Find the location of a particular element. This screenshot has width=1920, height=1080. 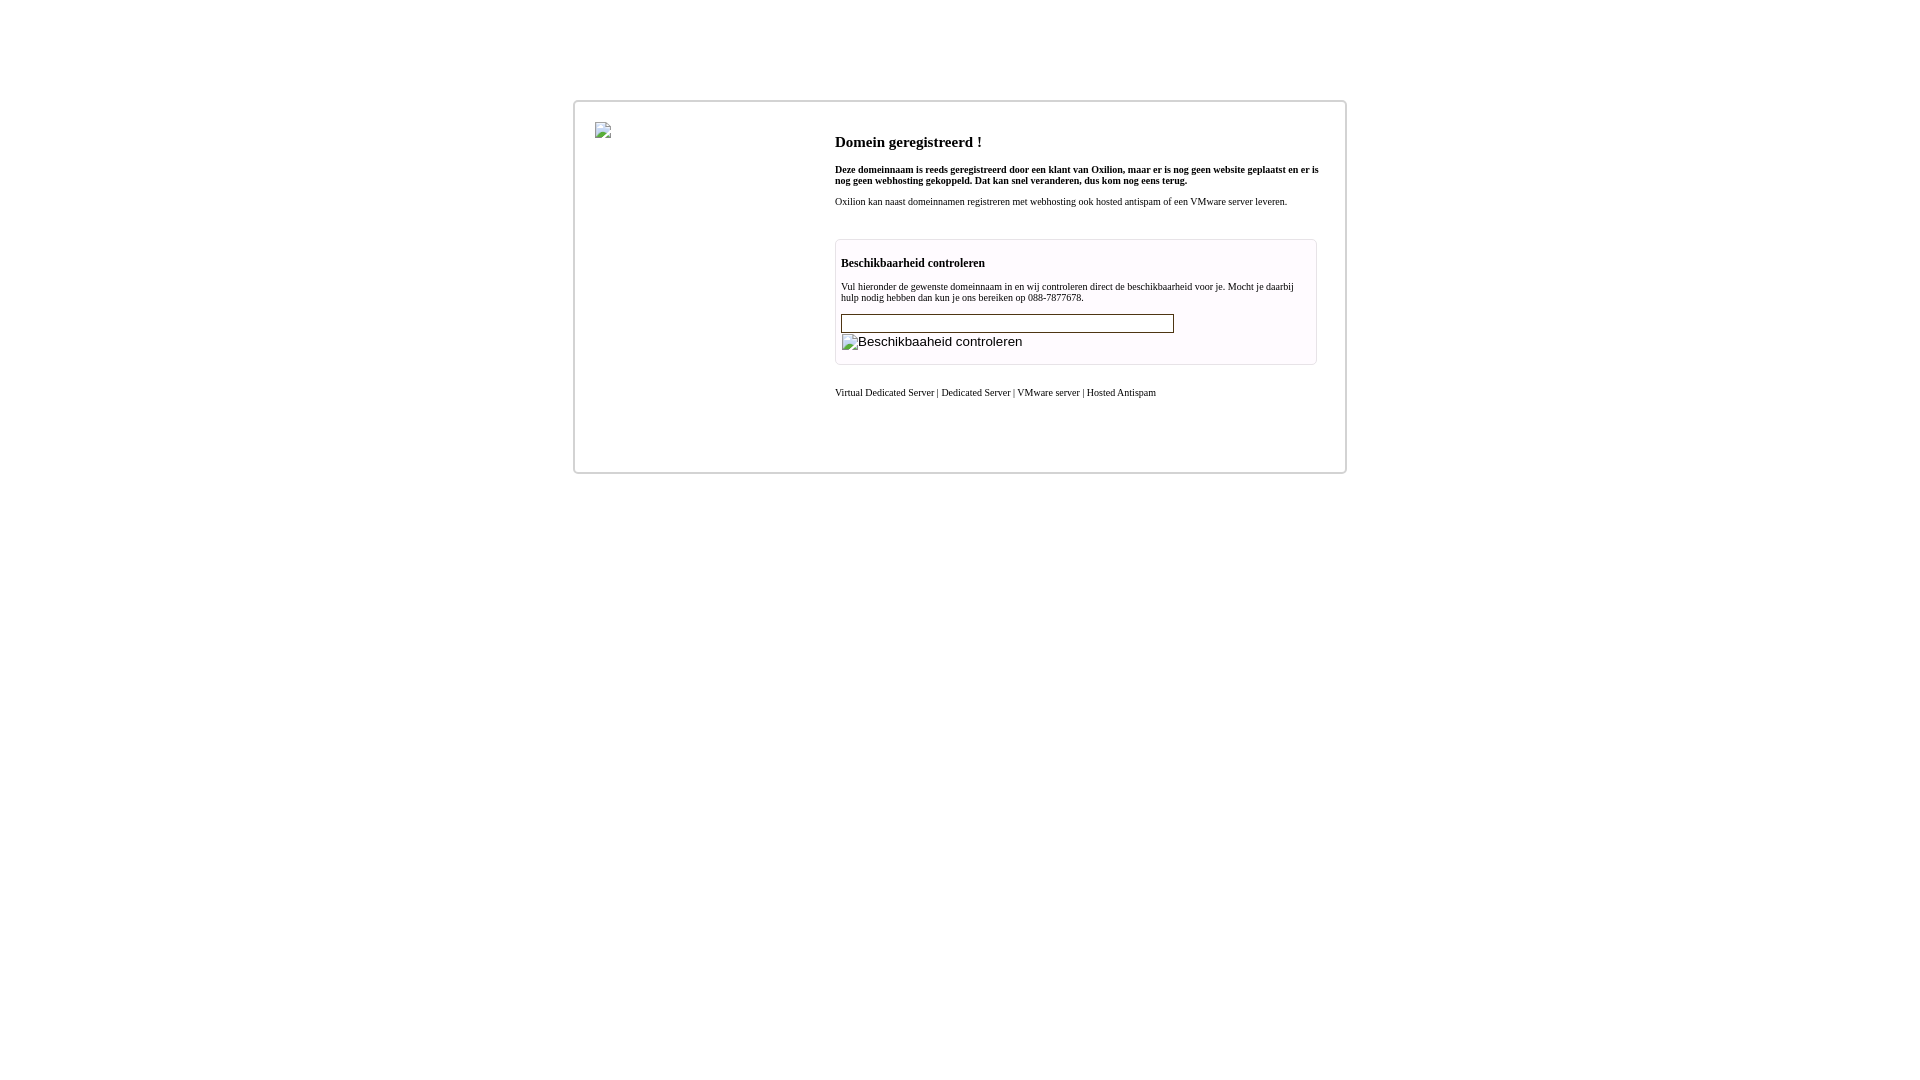

'Dedicated Server' is located at coordinates (975, 392).